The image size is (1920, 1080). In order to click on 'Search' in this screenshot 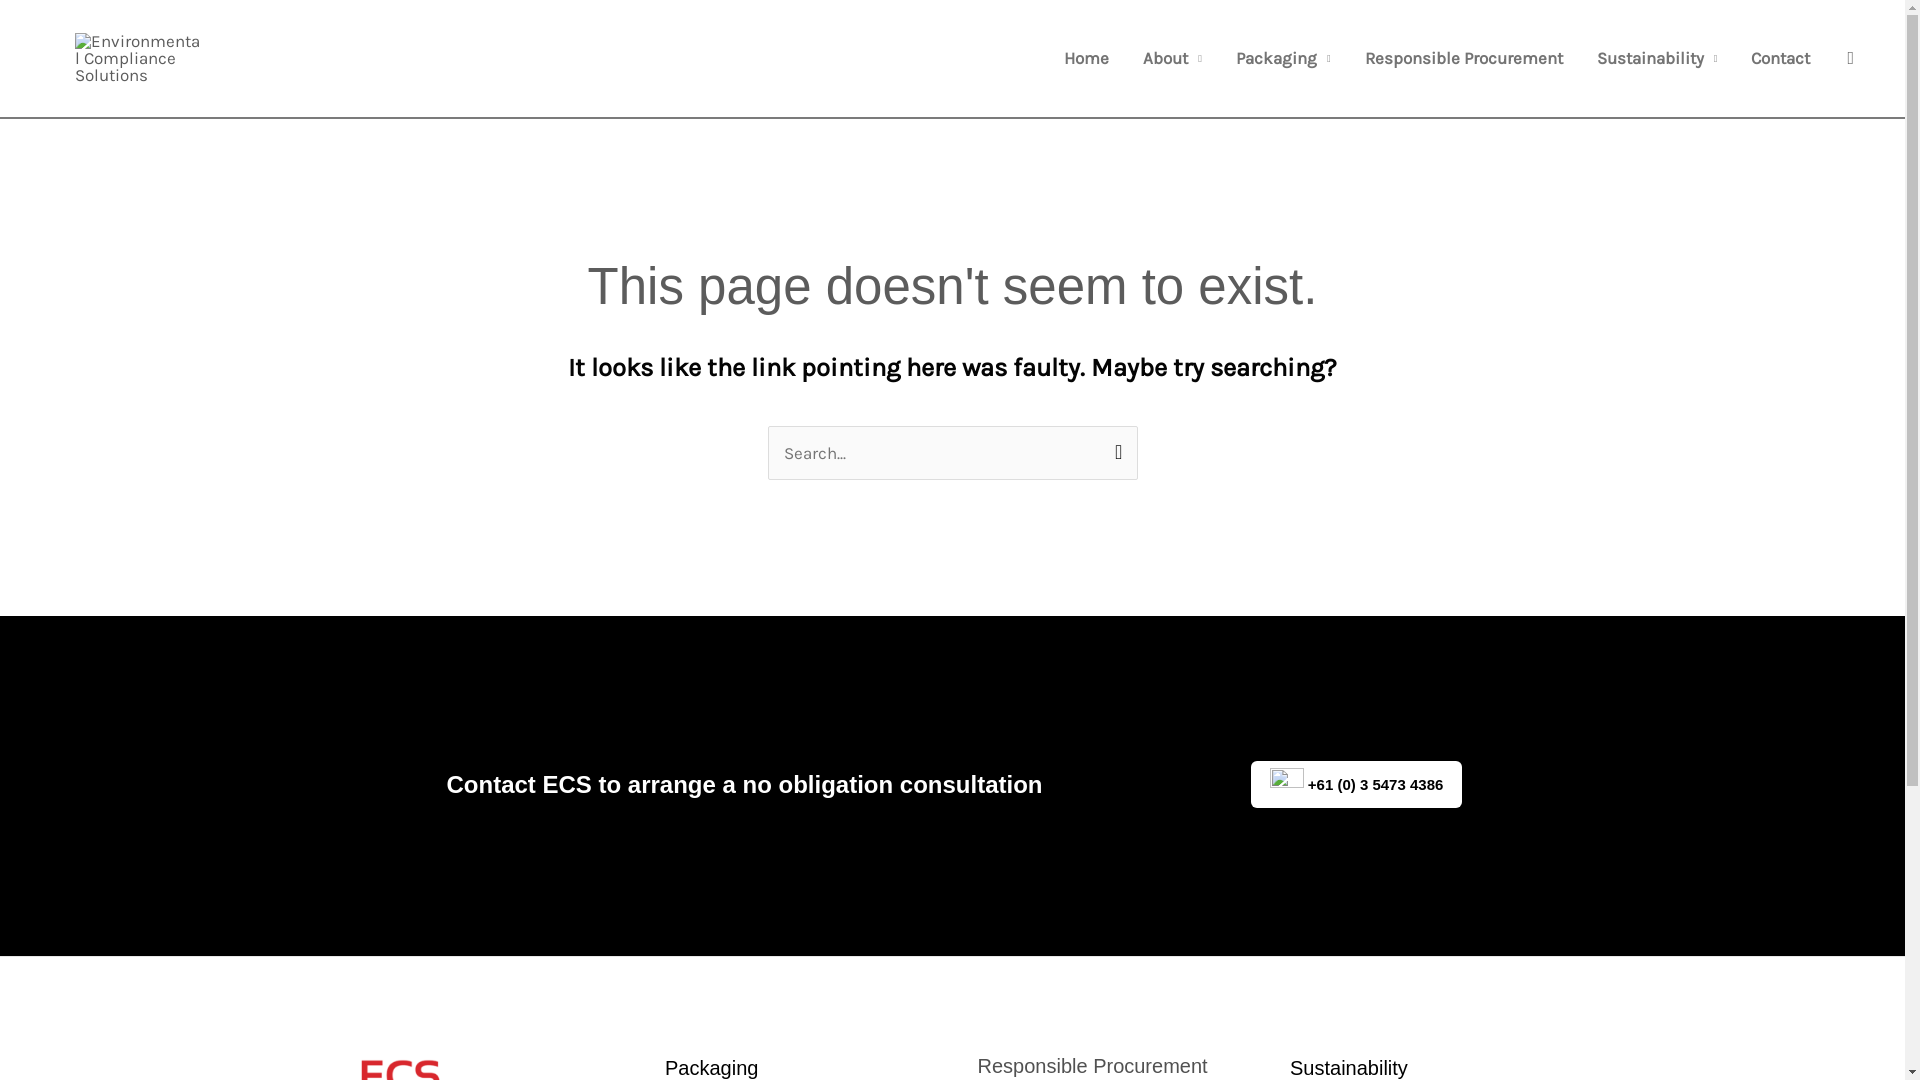, I will do `click(1090, 445)`.